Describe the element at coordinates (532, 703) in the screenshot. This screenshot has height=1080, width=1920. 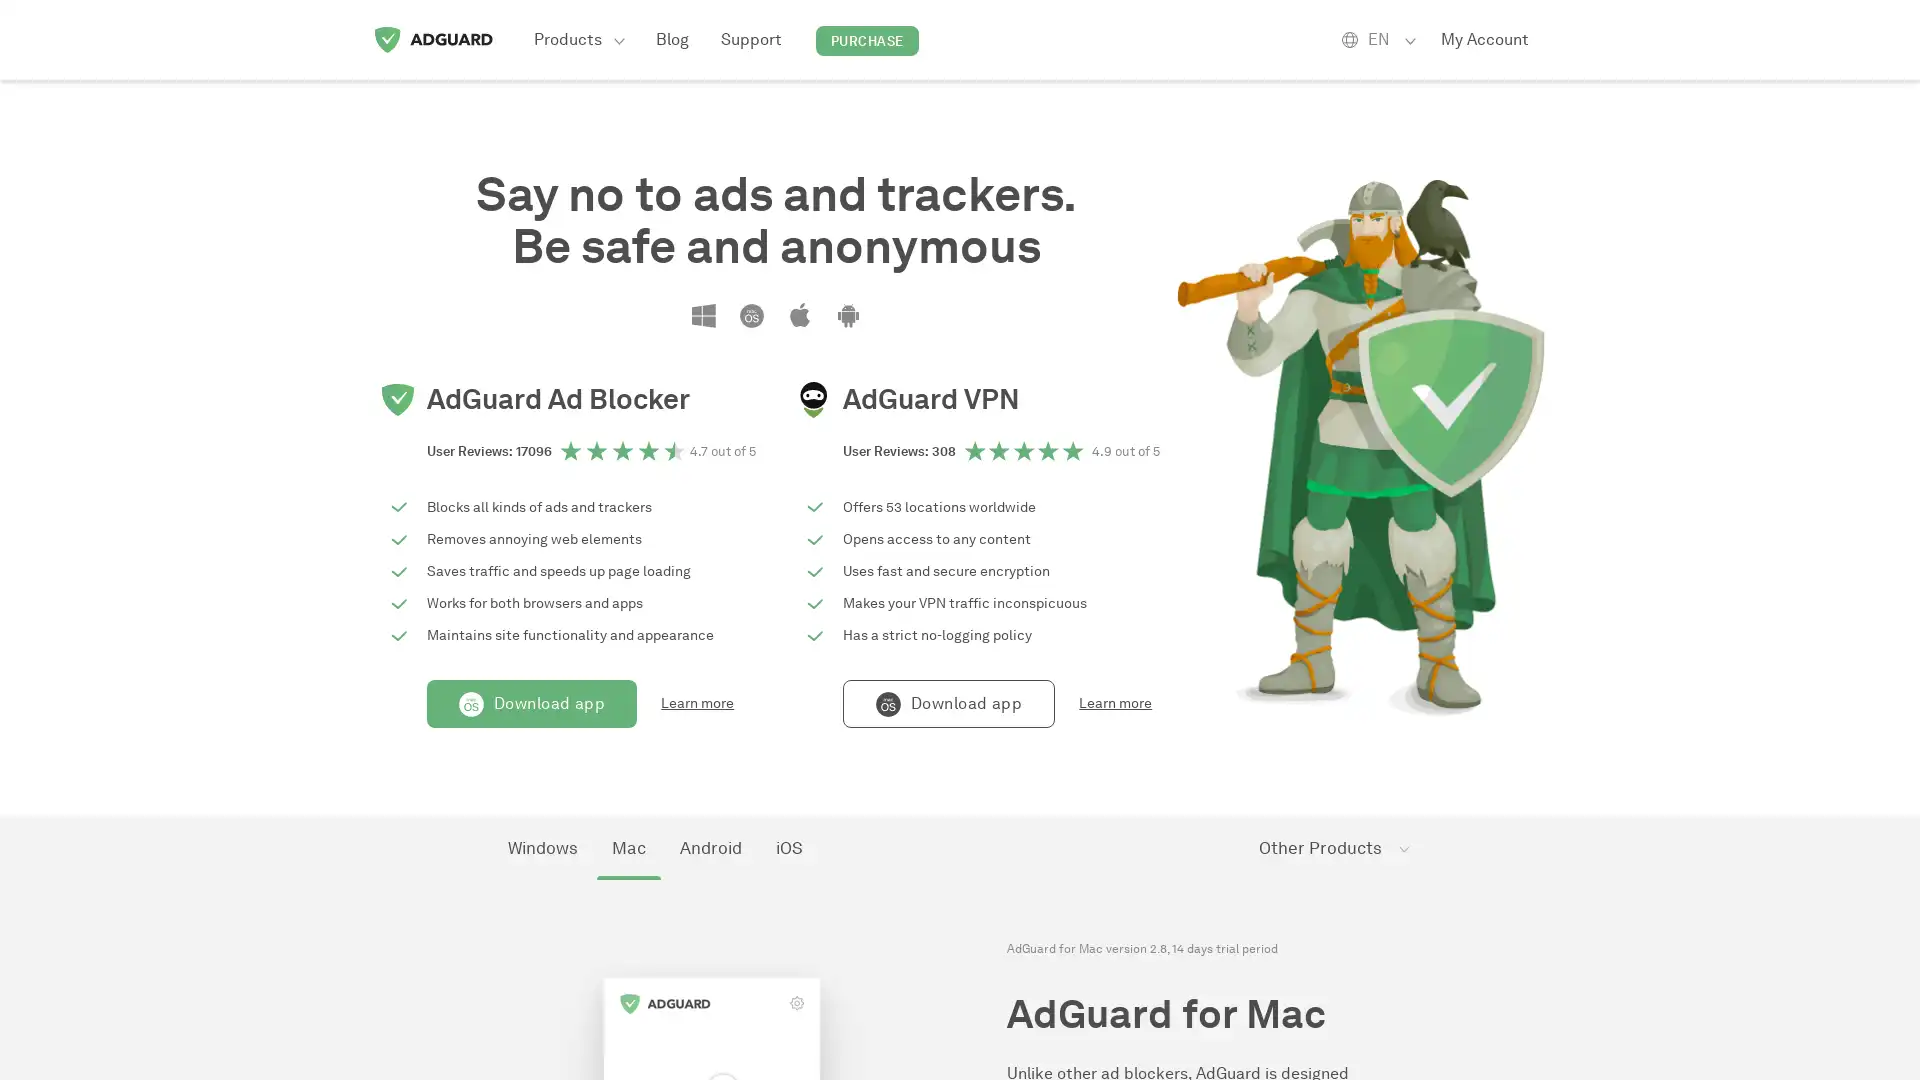
I see `Download app` at that location.